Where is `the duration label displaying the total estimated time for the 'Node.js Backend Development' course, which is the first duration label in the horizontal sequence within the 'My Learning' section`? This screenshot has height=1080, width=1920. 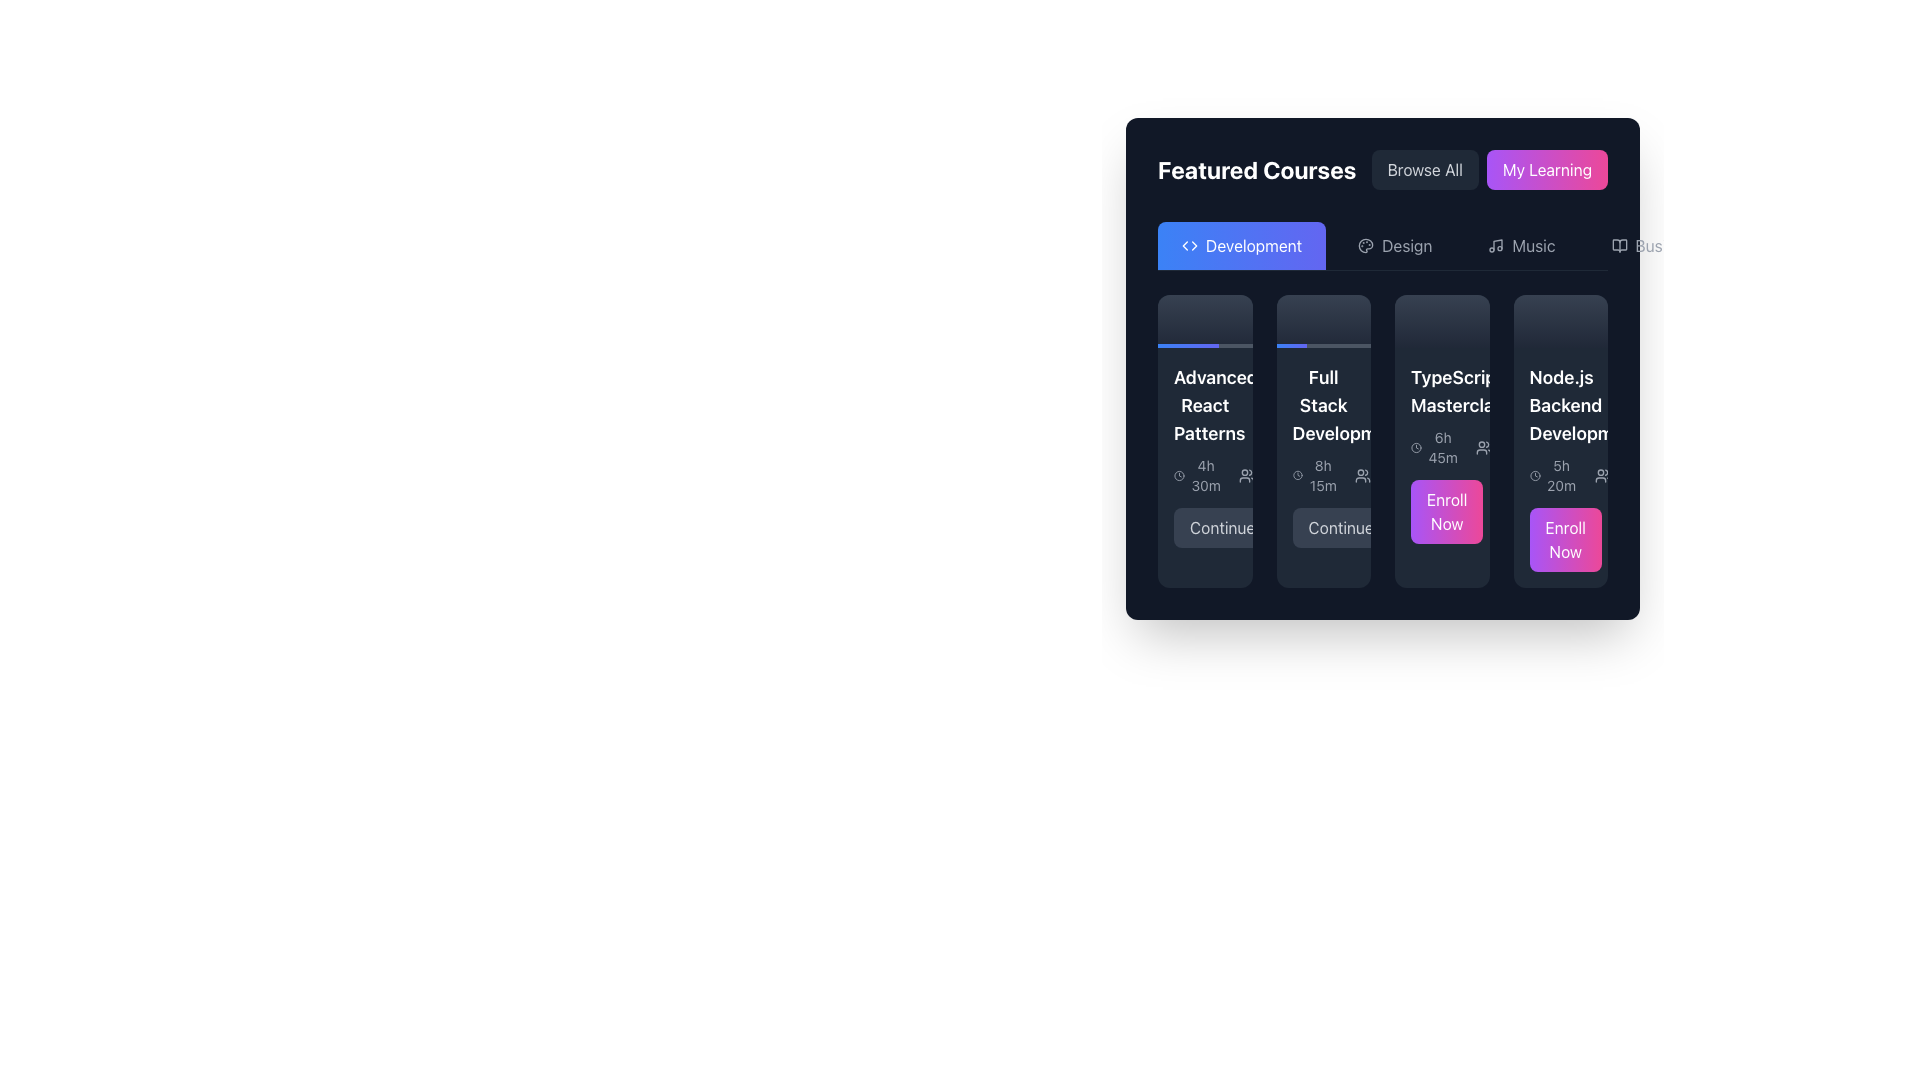 the duration label displaying the total estimated time for the 'Node.js Backend Development' course, which is the first duration label in the horizontal sequence within the 'My Learning' section is located at coordinates (1553, 475).